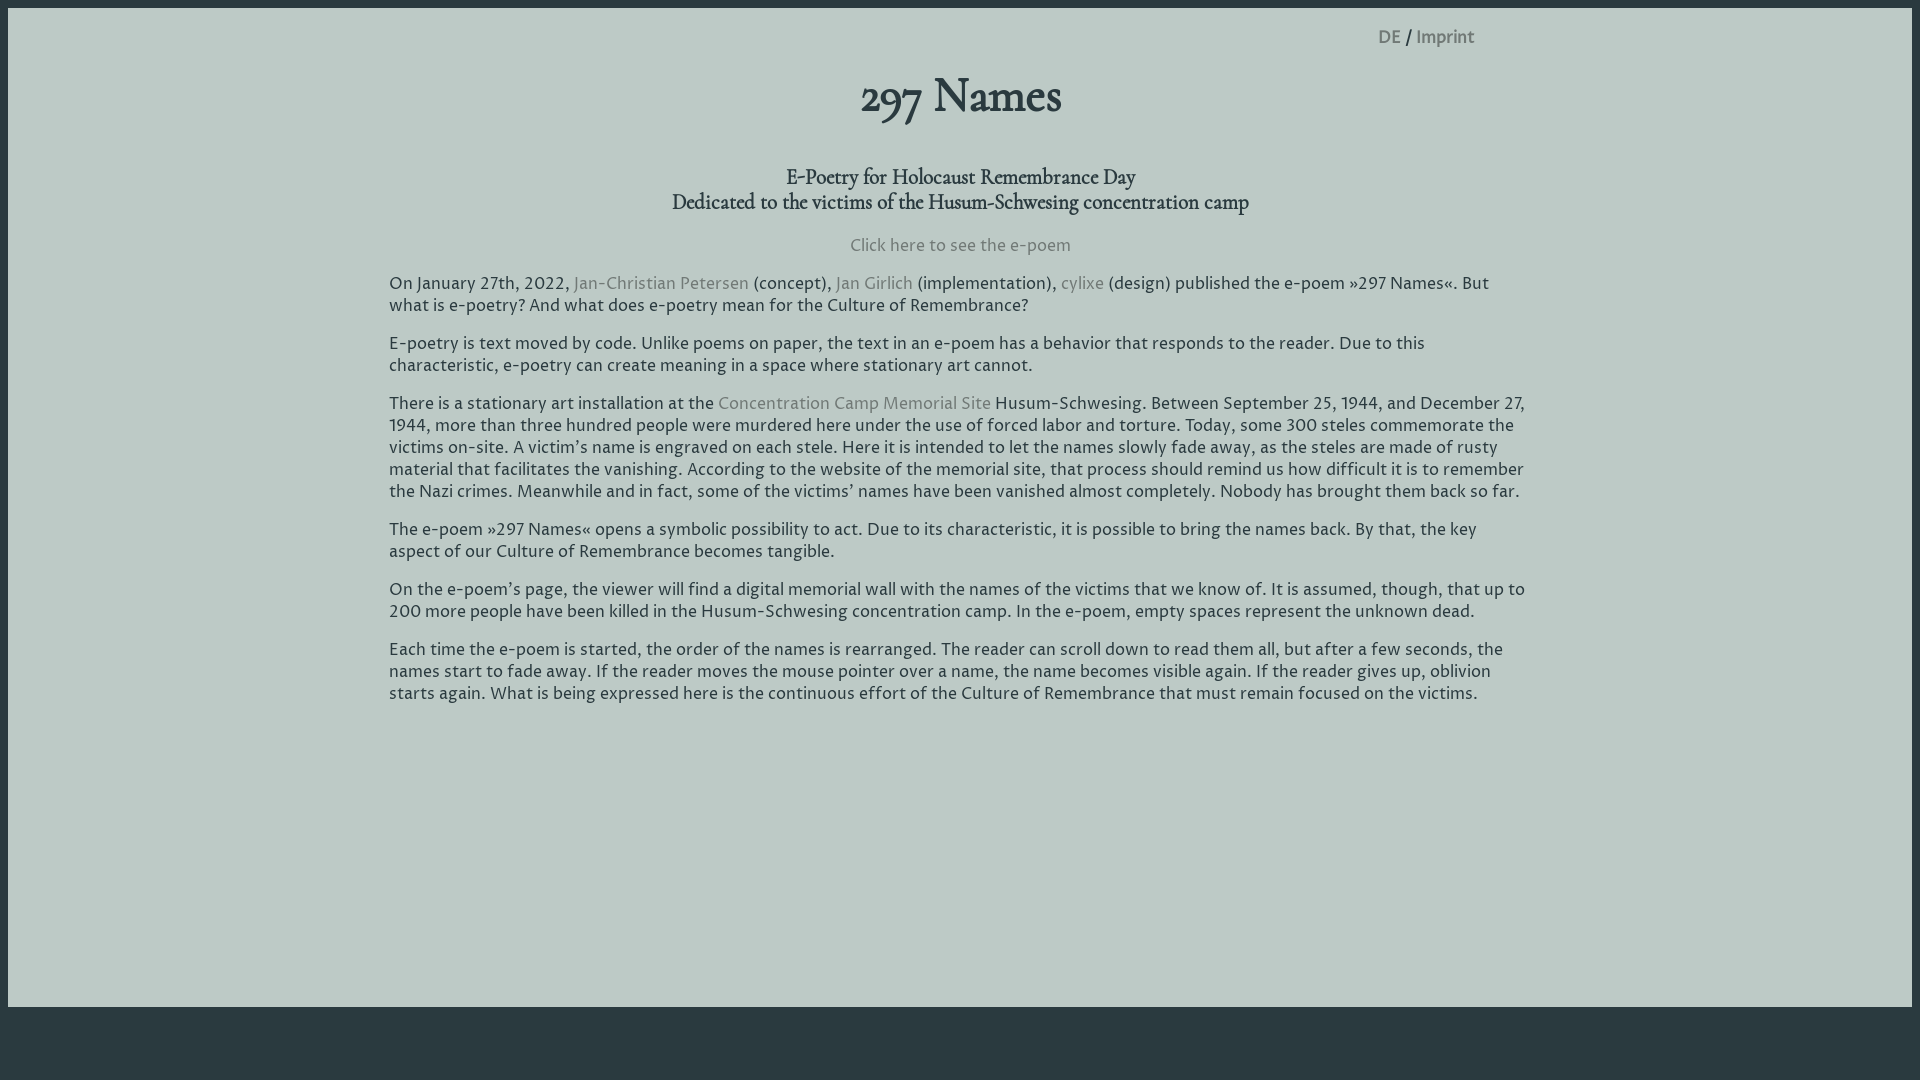 The image size is (1920, 1080). What do you see at coordinates (1444, 38) in the screenshot?
I see `'Imprint'` at bounding box center [1444, 38].